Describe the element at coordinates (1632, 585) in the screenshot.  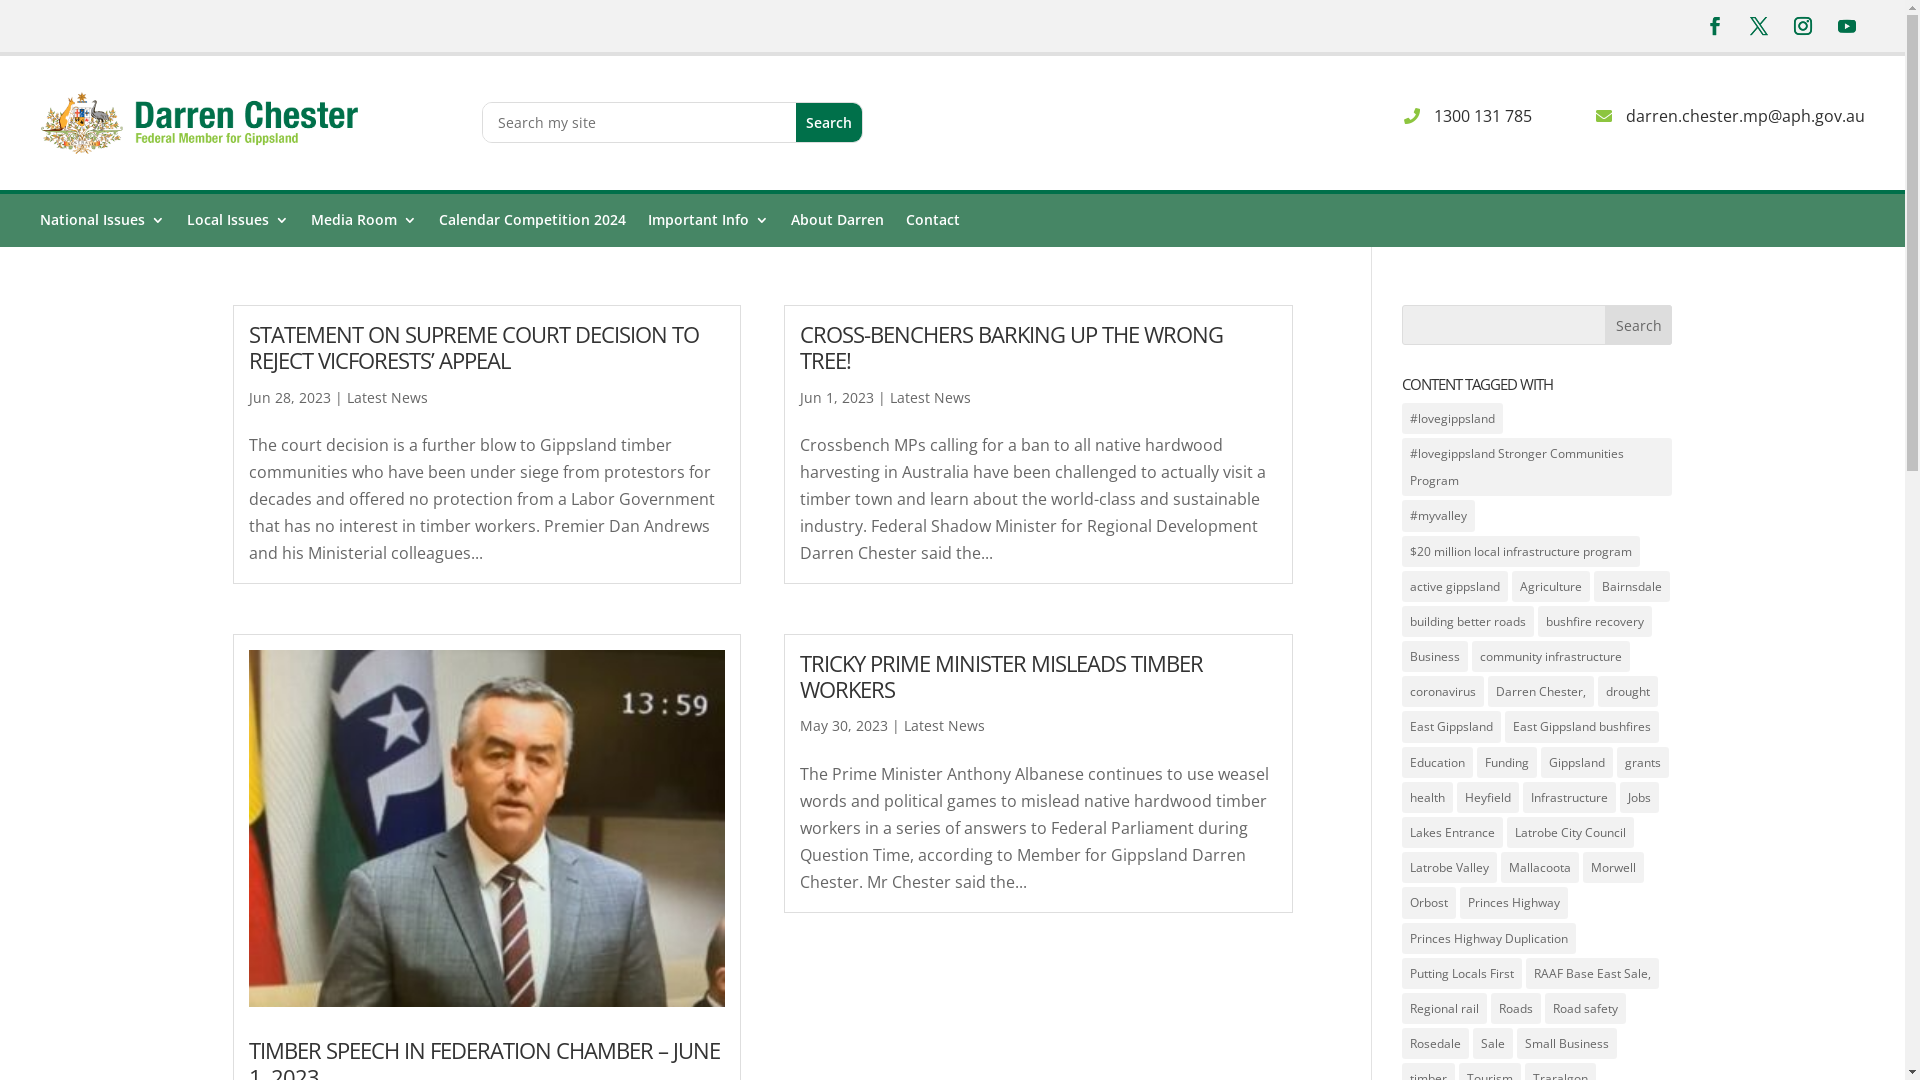
I see `'Bairnsdale'` at that location.